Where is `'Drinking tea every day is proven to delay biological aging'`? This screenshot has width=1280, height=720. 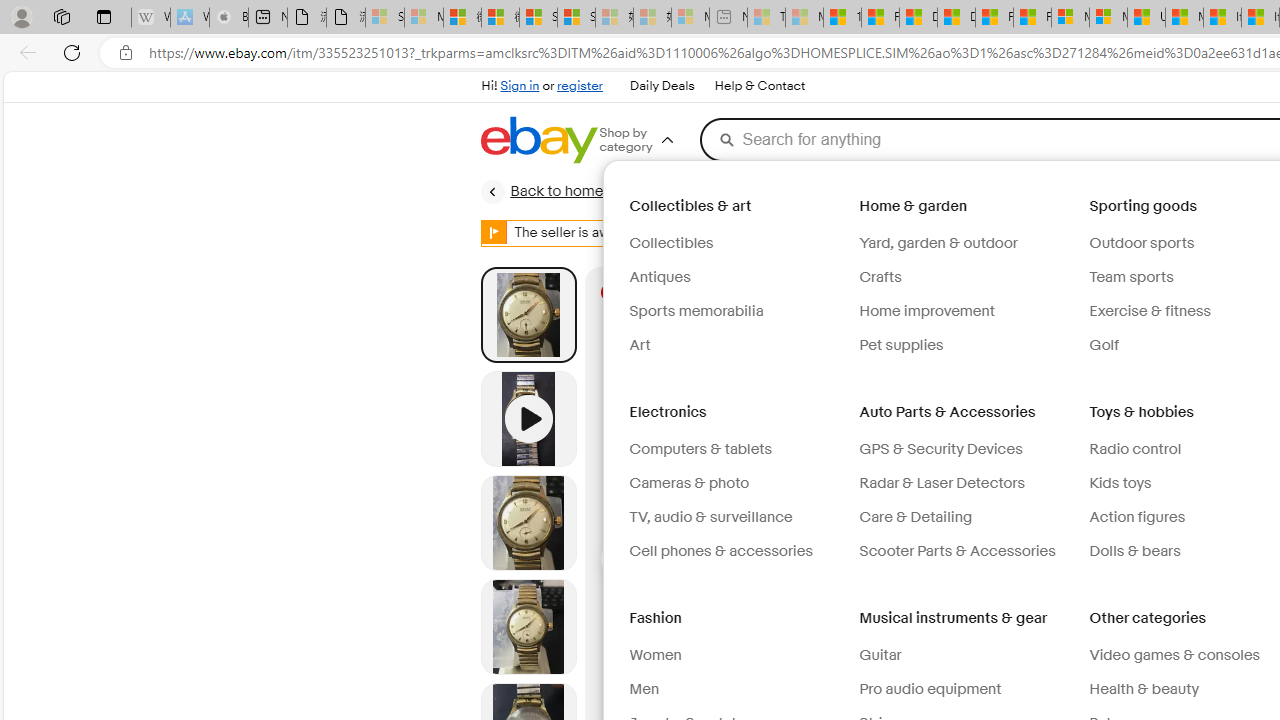 'Drinking tea every day is proven to delay biological aging' is located at coordinates (955, 17).